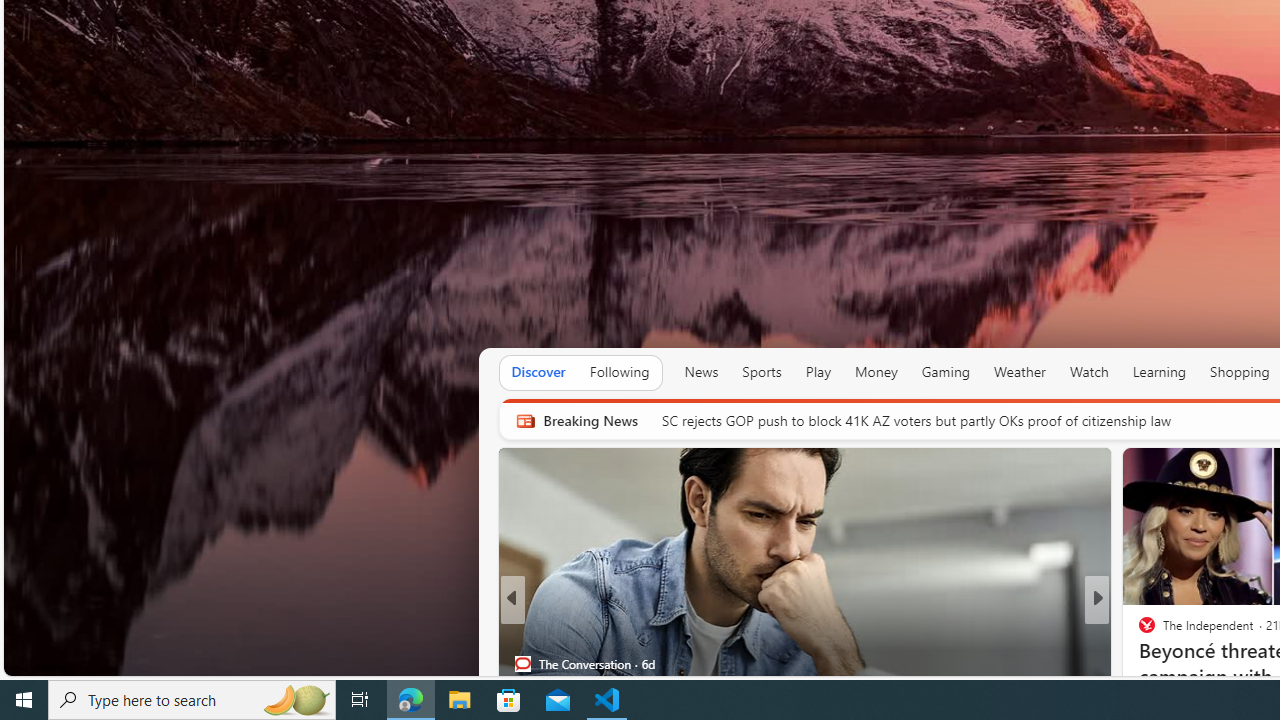  What do you see at coordinates (1138, 632) in the screenshot?
I see `'Axios'` at bounding box center [1138, 632].